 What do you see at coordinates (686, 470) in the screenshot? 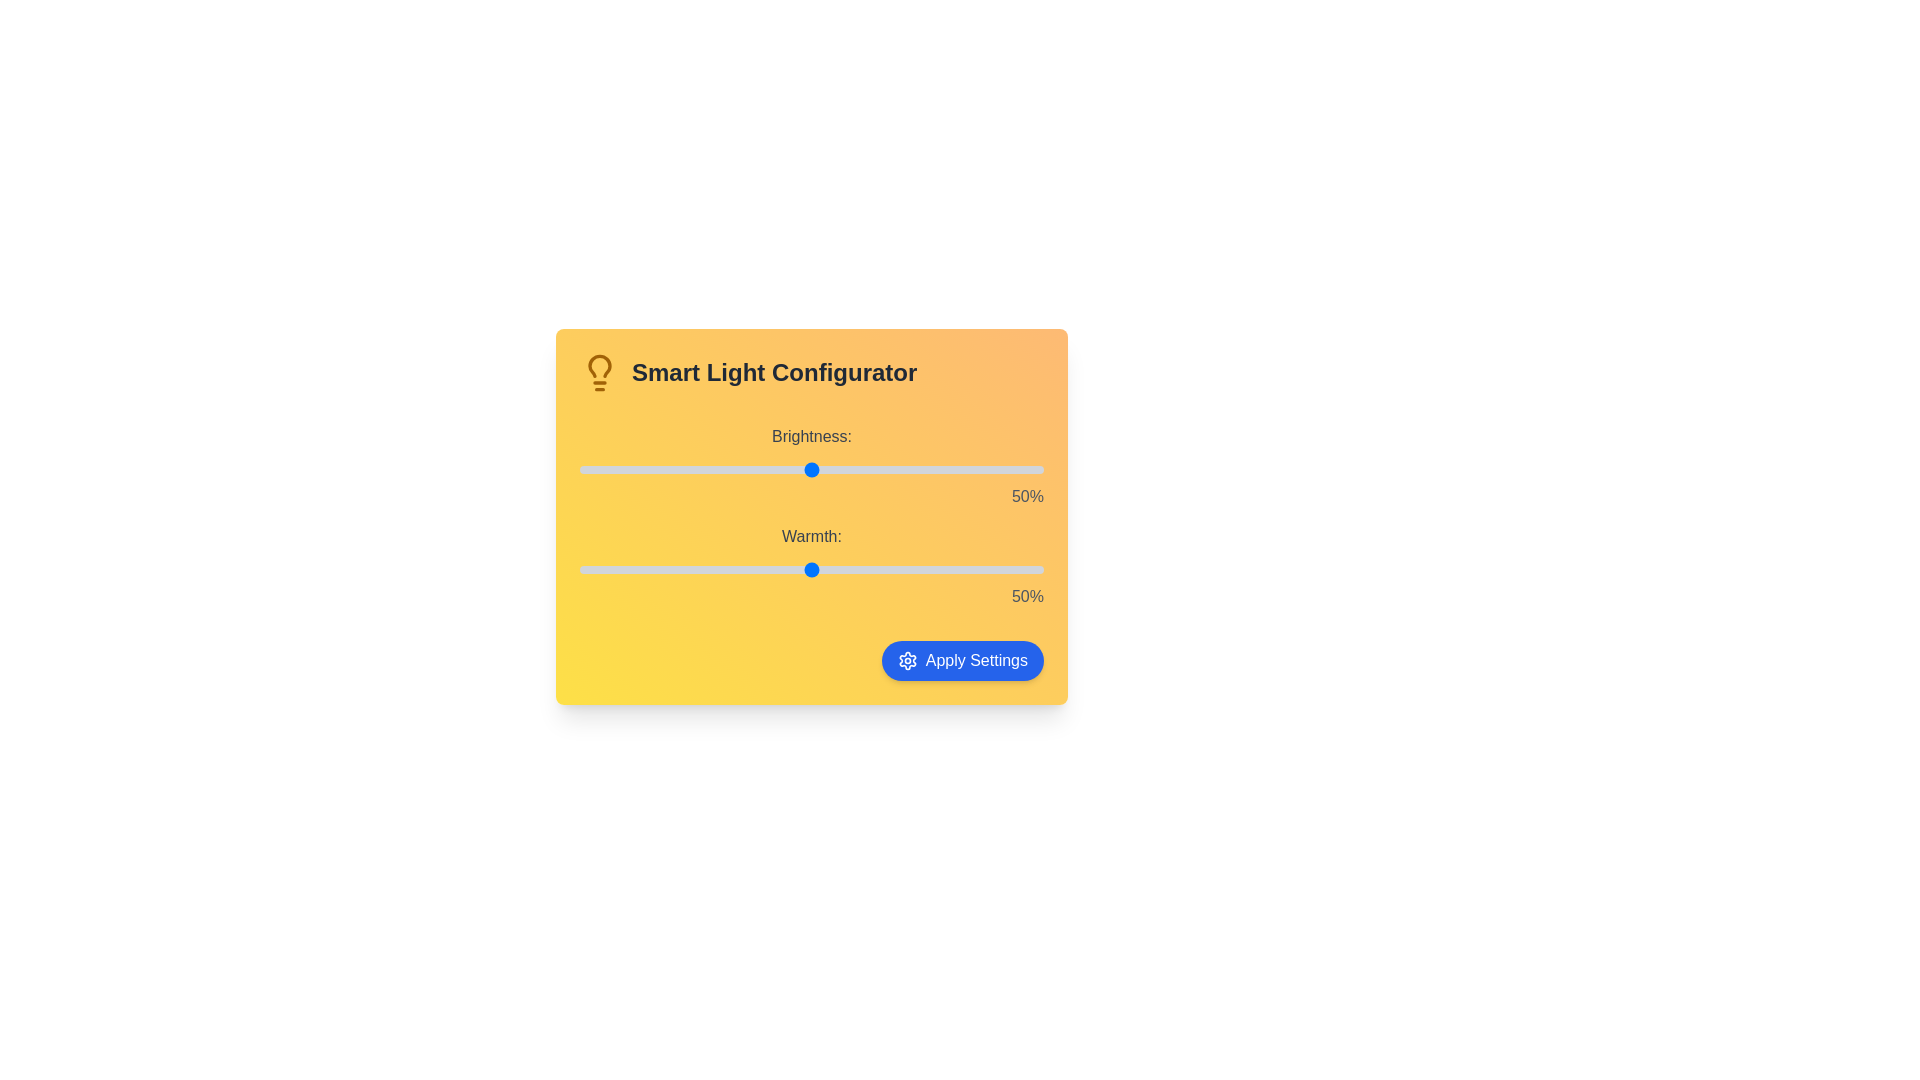
I see `the brightness level` at bounding box center [686, 470].